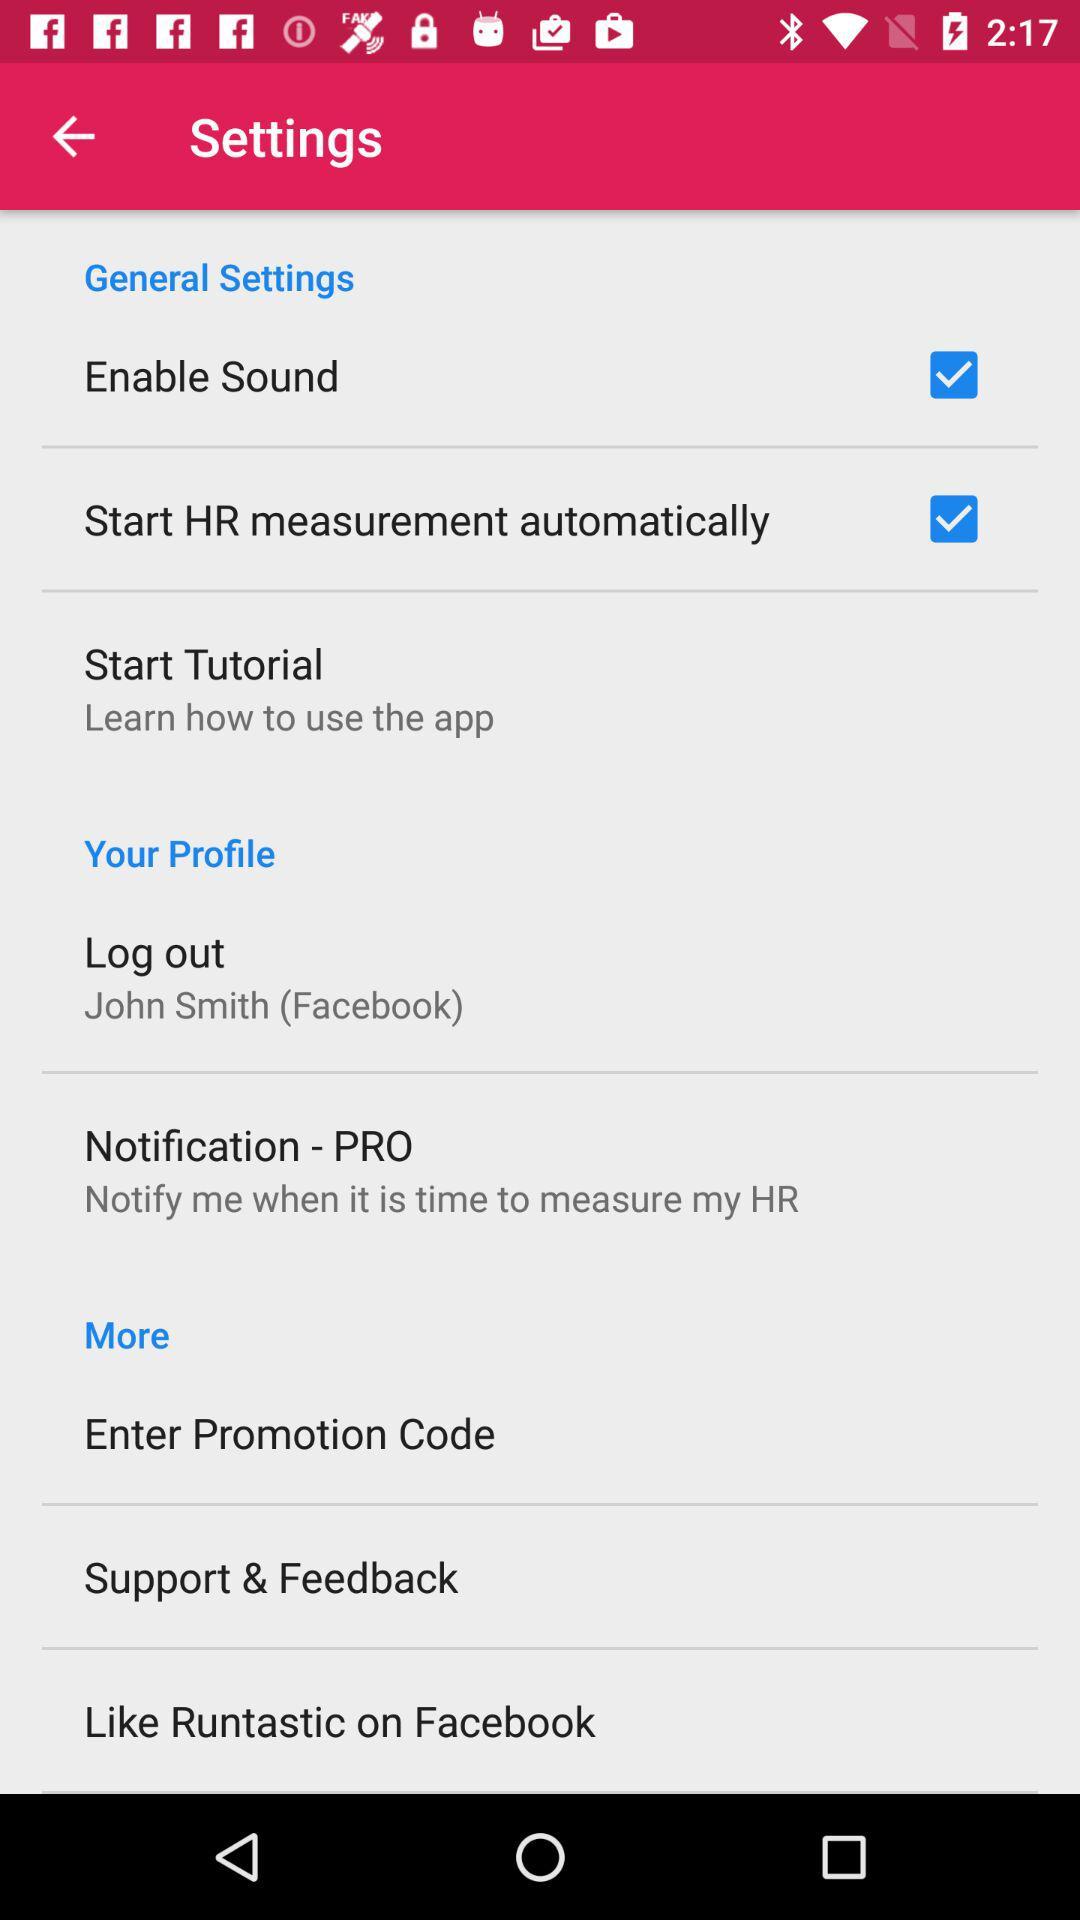  I want to click on the icon below start hr measurement item, so click(204, 662).